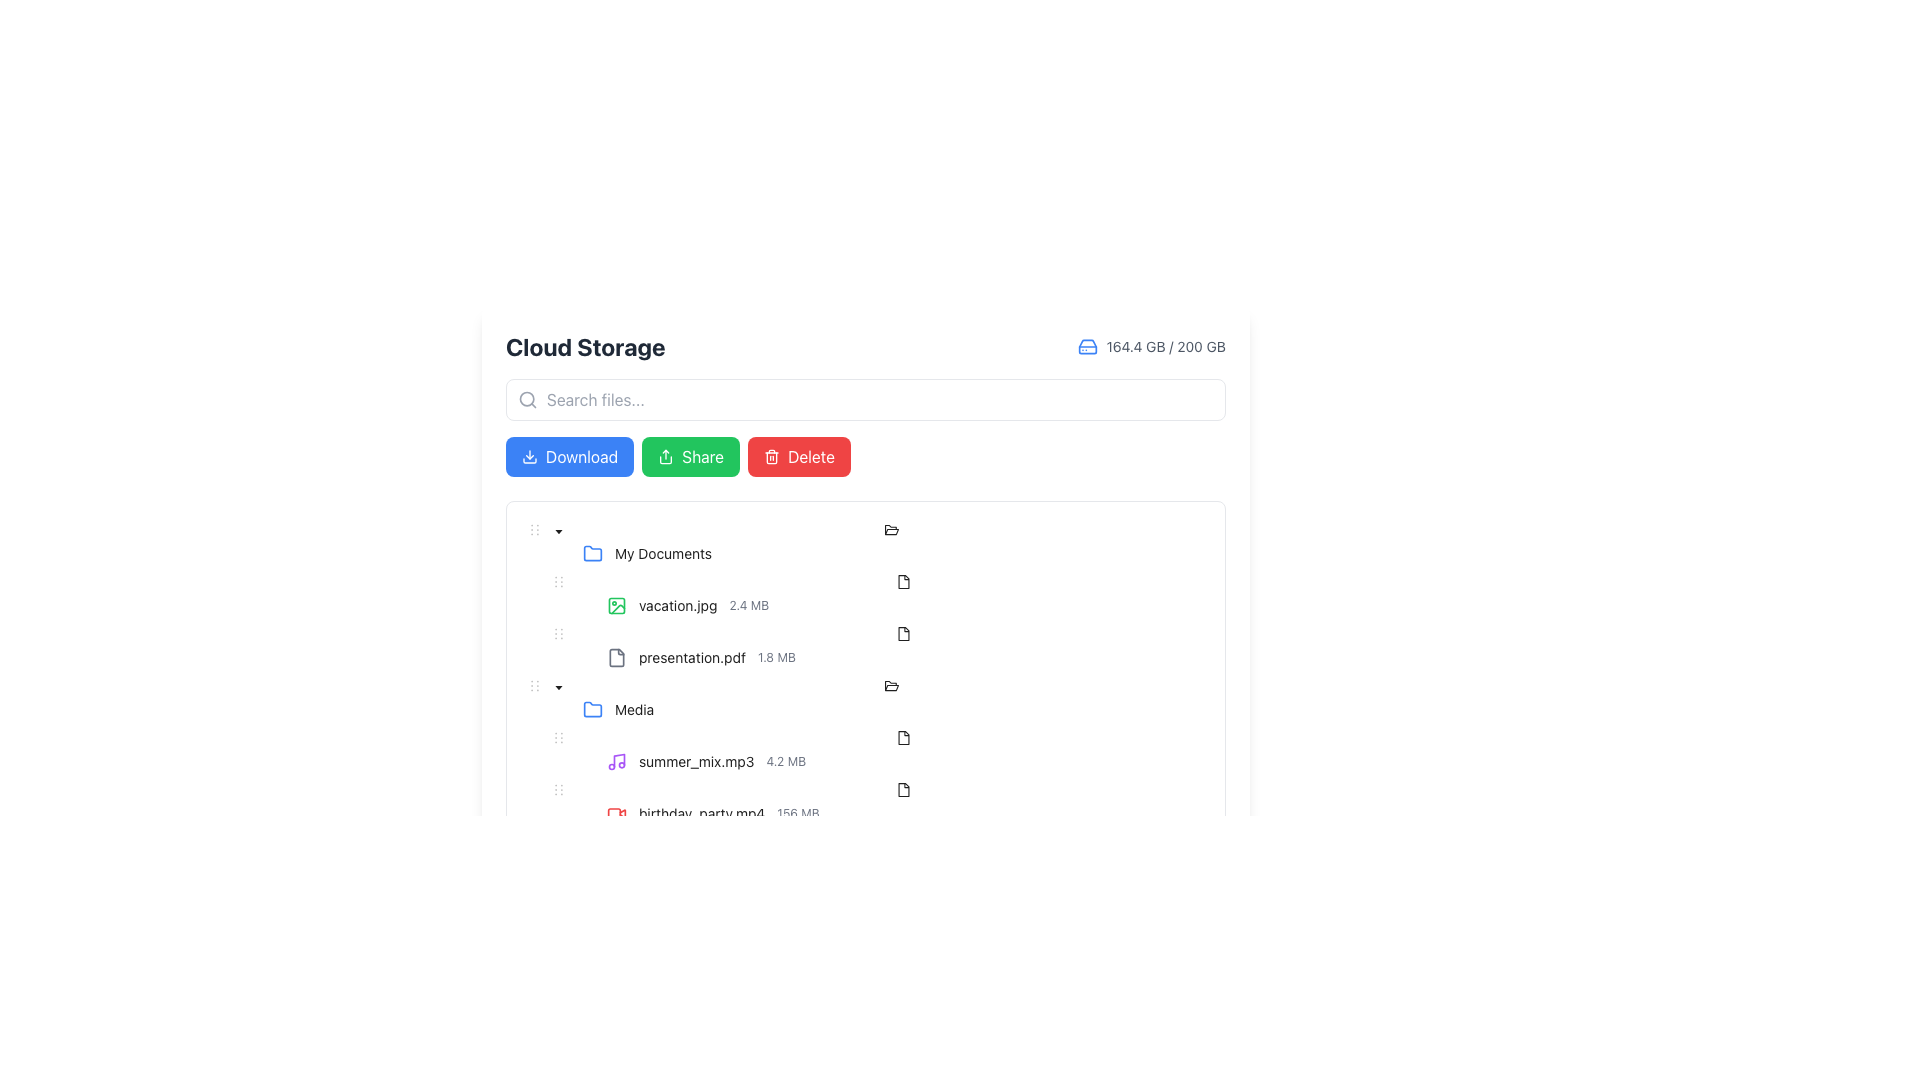  I want to click on the tree node placeholder located to the left of the text label 'birthday_party.mp4156 MB' in the tree view structure, which serves as a non-interactive tree switcher, so click(581, 801).